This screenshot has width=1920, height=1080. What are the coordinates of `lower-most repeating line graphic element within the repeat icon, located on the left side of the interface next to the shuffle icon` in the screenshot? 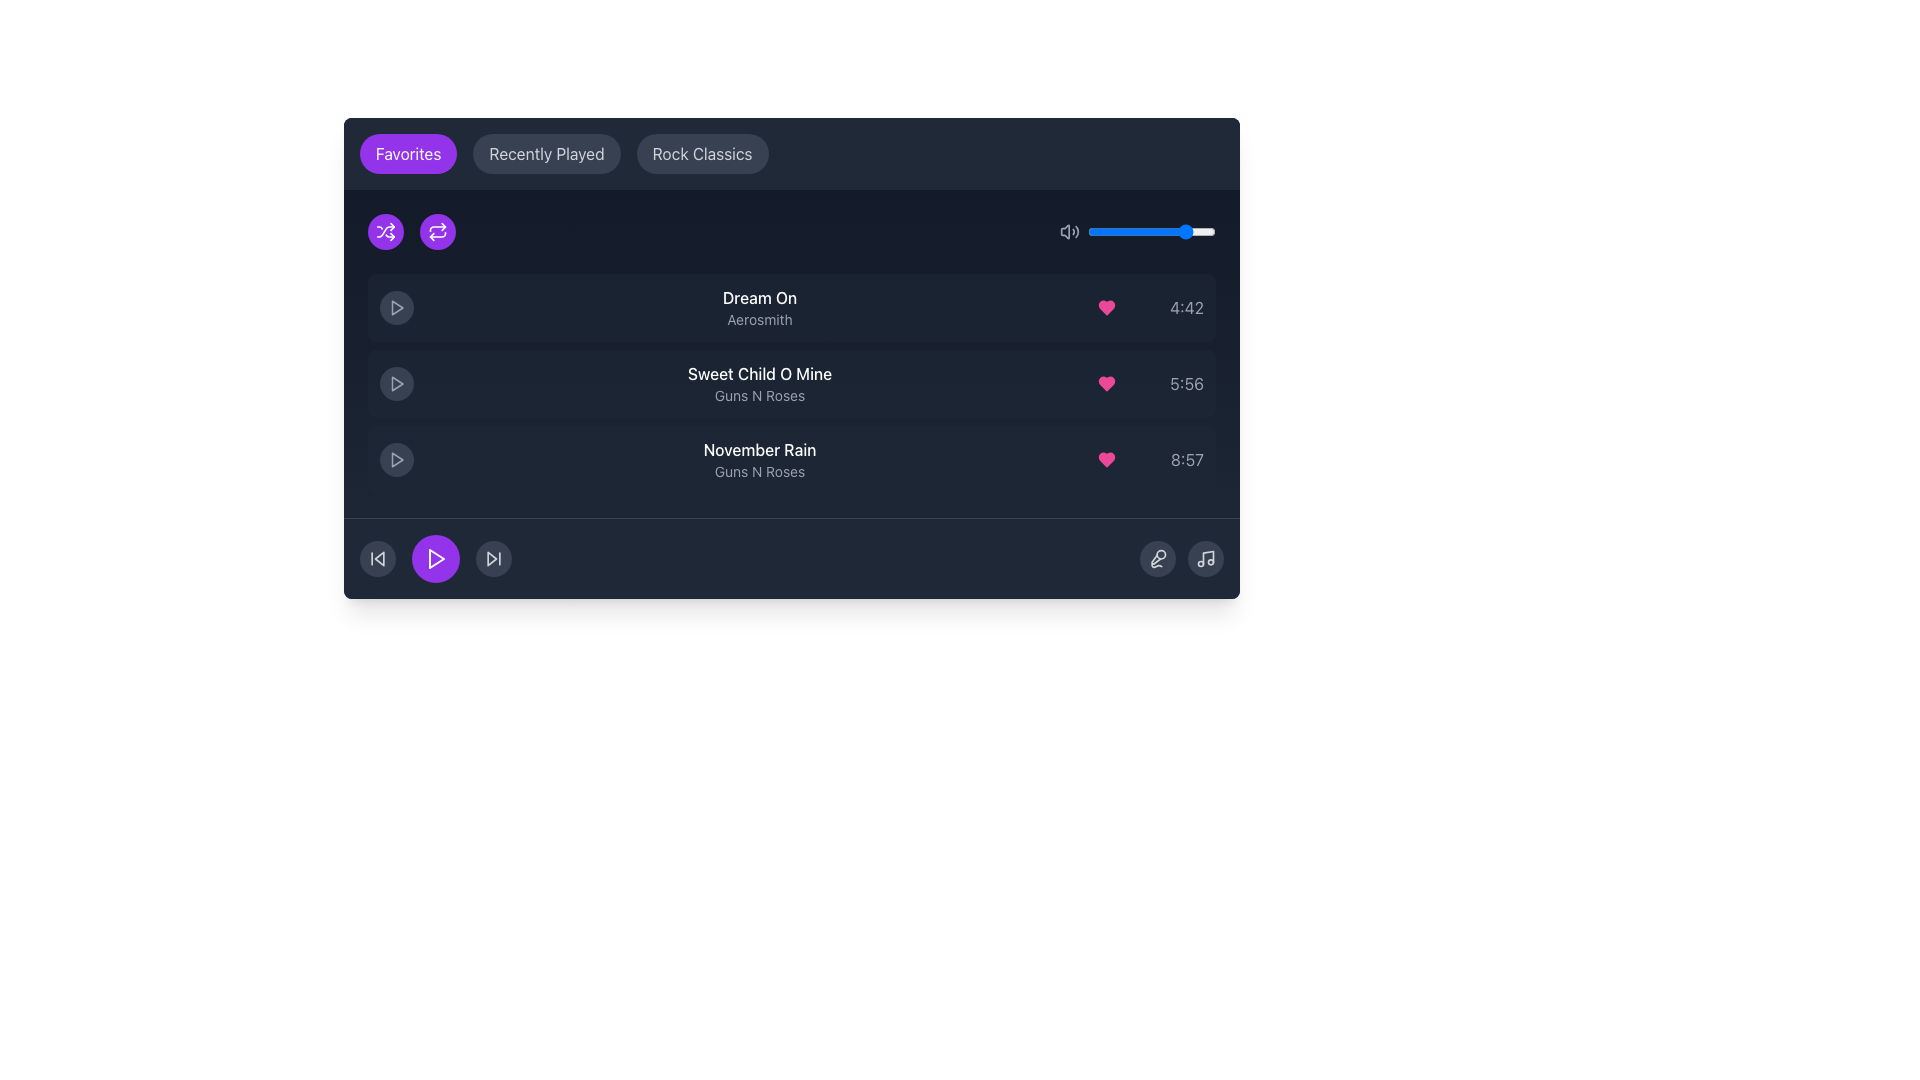 It's located at (436, 233).